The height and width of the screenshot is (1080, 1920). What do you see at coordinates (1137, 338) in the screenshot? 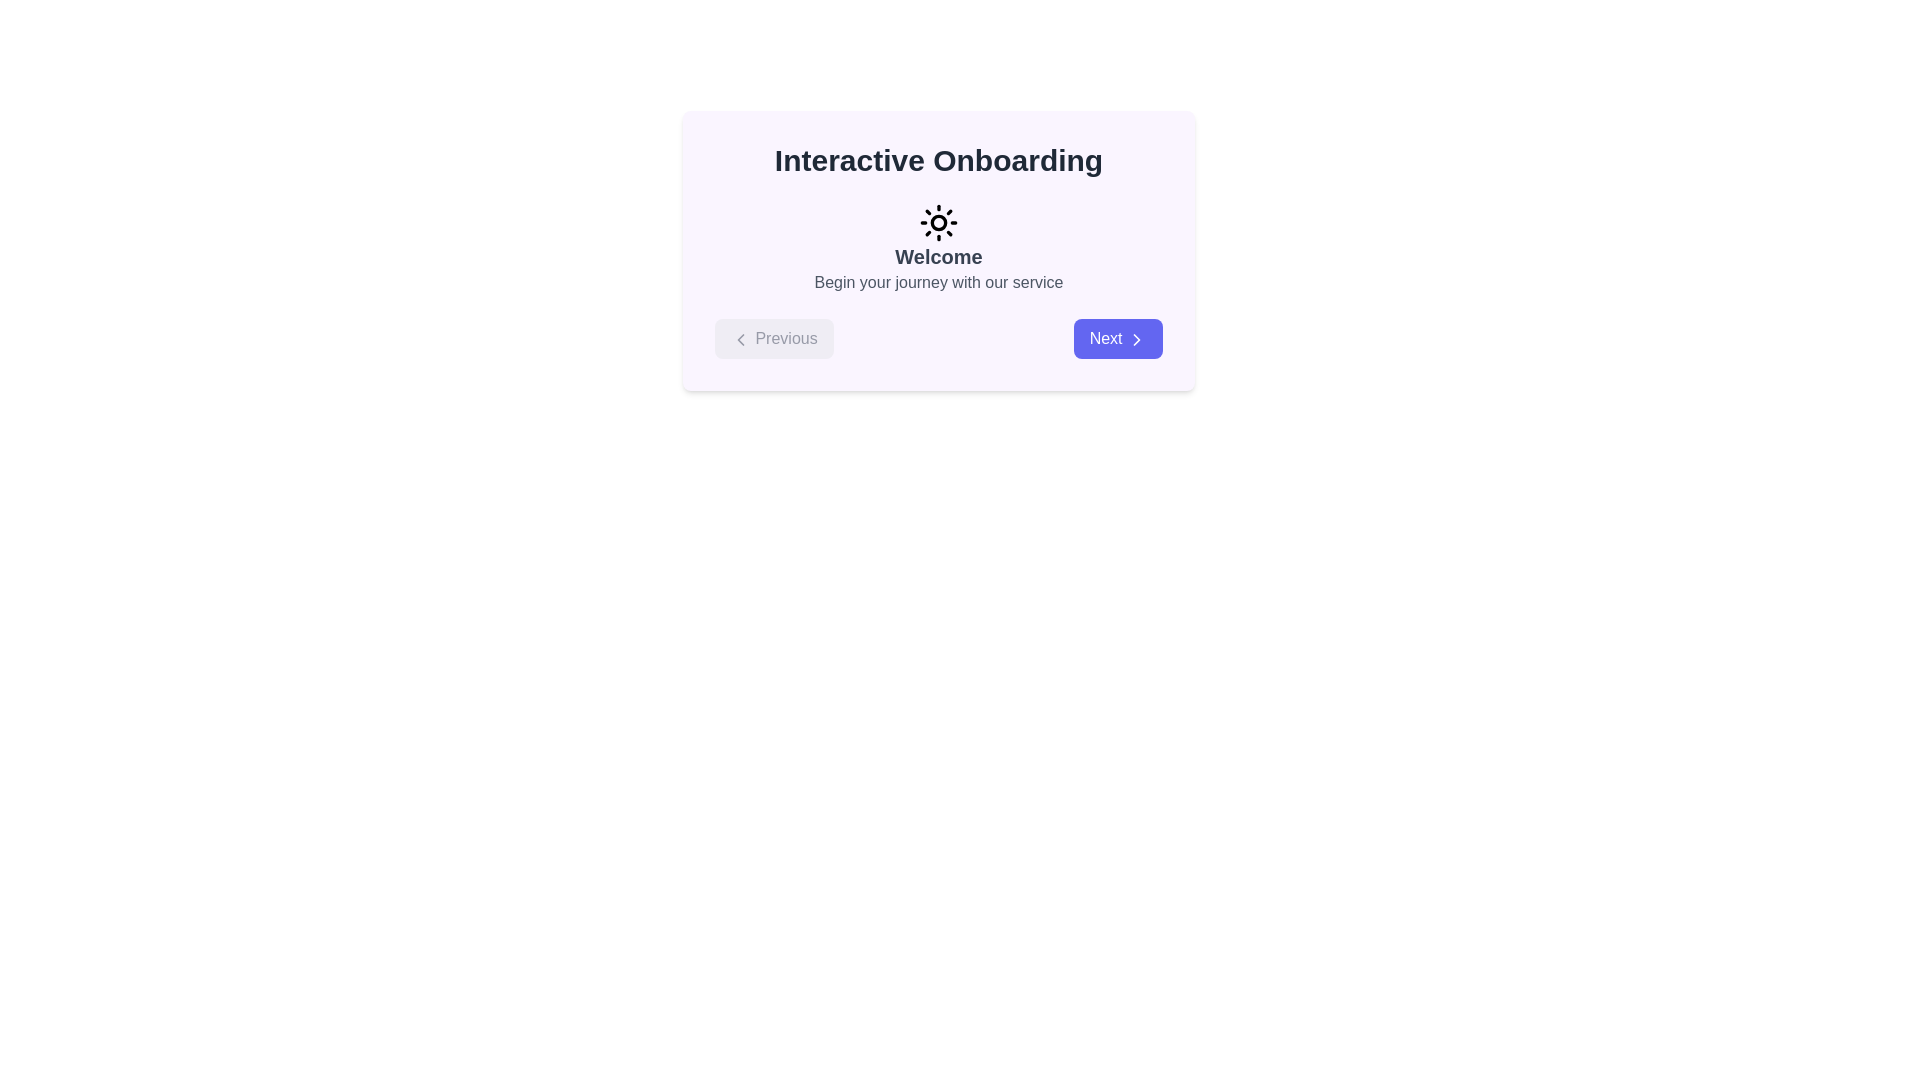
I see `the rightward-pointing chevron icon located inside the 'Next' button in the interactive onboarding interface` at bounding box center [1137, 338].